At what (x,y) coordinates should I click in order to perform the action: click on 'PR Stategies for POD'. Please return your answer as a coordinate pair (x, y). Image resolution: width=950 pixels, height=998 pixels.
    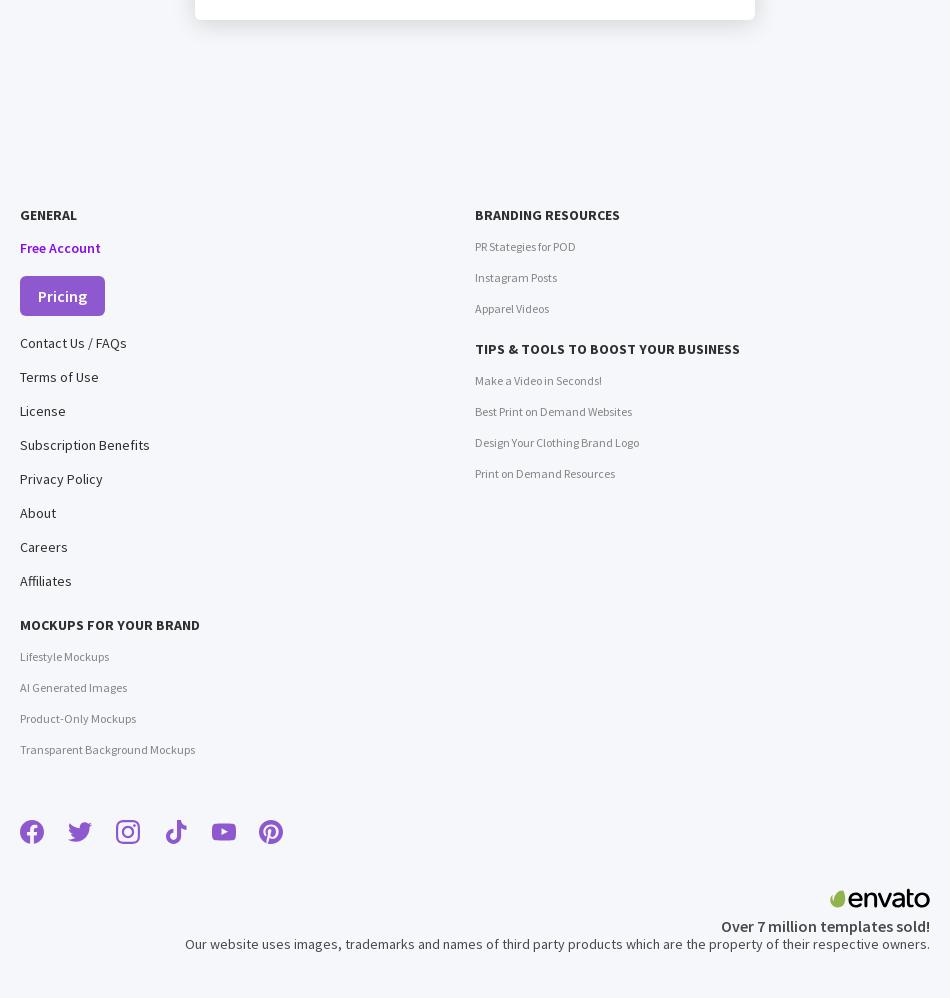
    Looking at the image, I should click on (525, 246).